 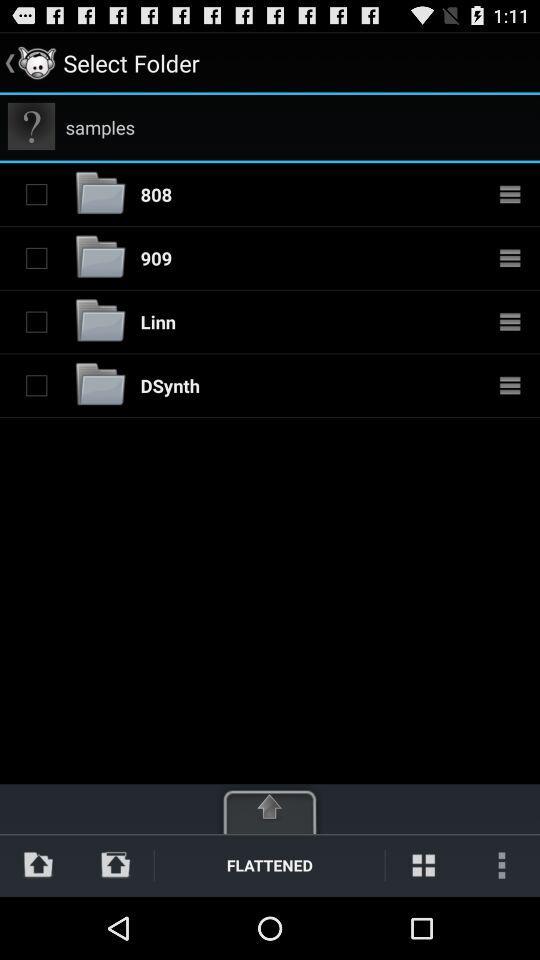 I want to click on the item to the left of the samples app, so click(x=30, y=125).